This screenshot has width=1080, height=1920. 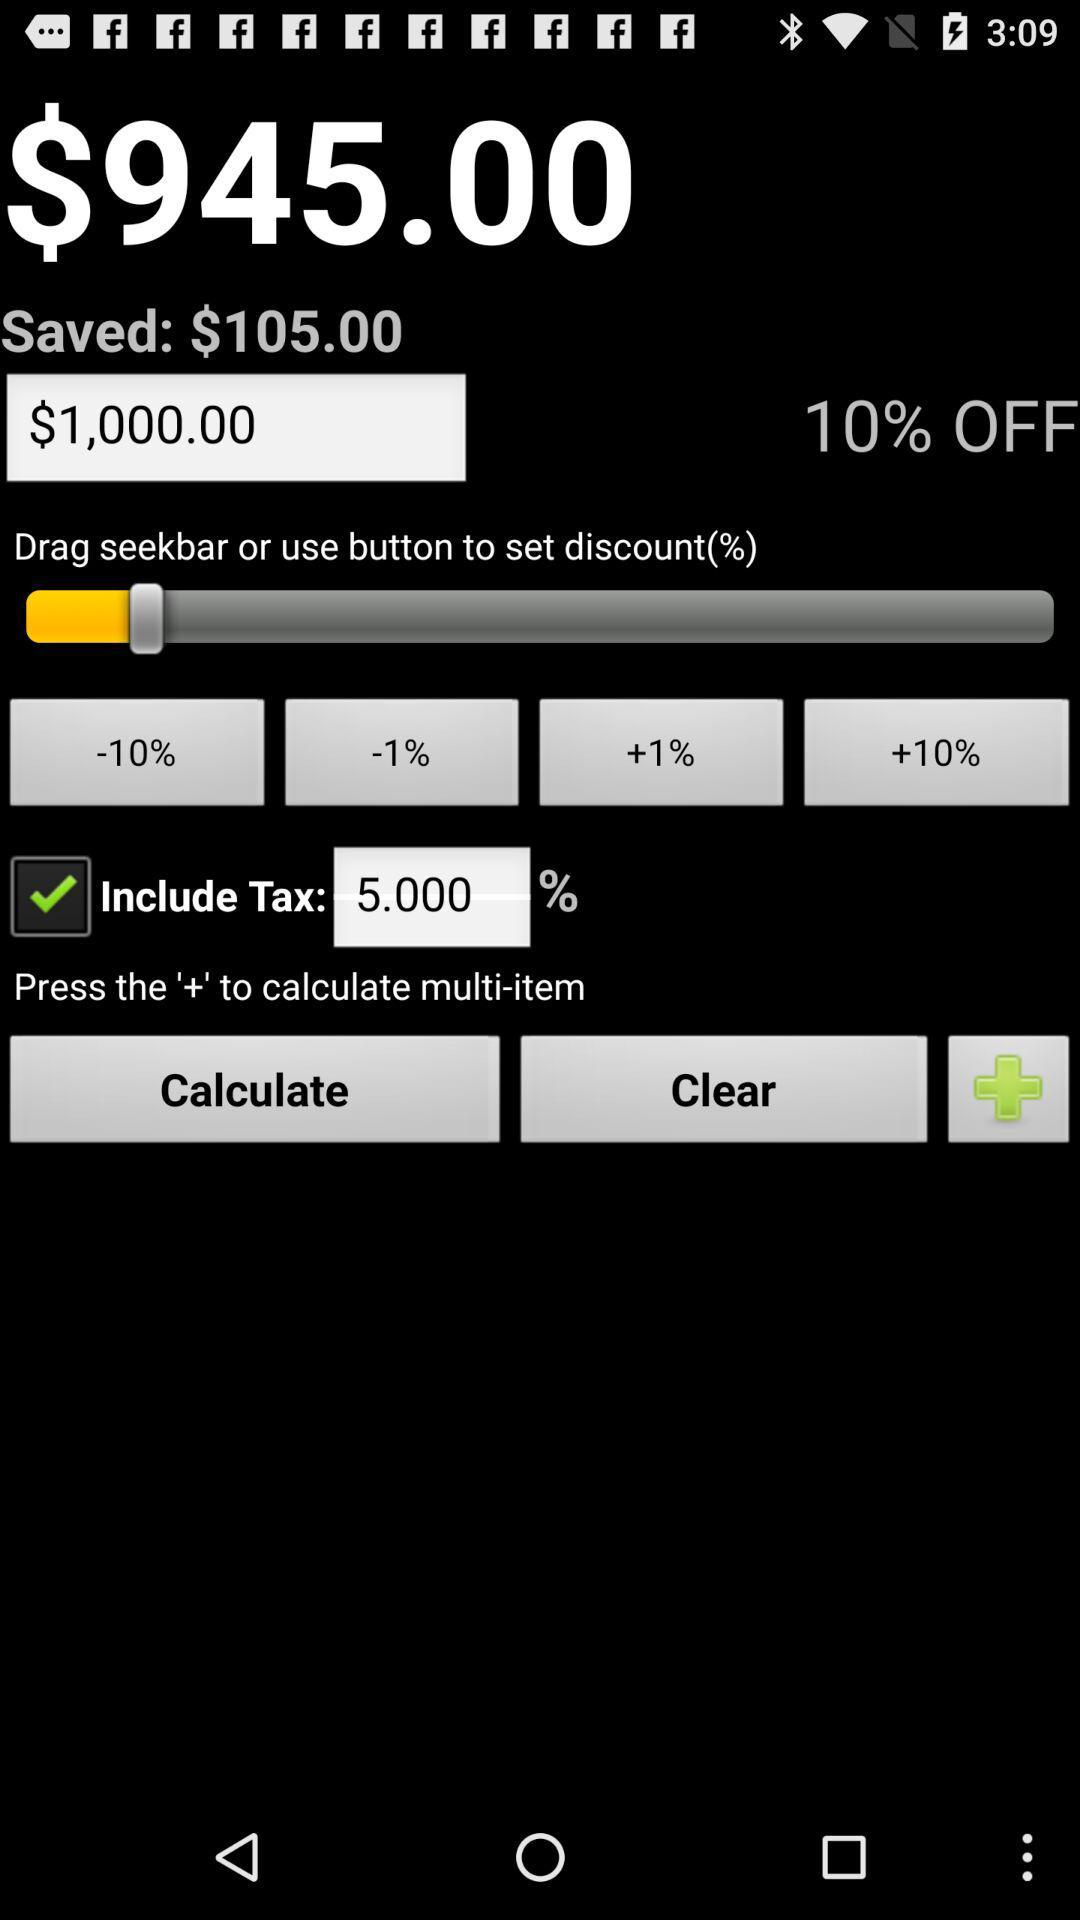 I want to click on clear item, so click(x=724, y=1093).